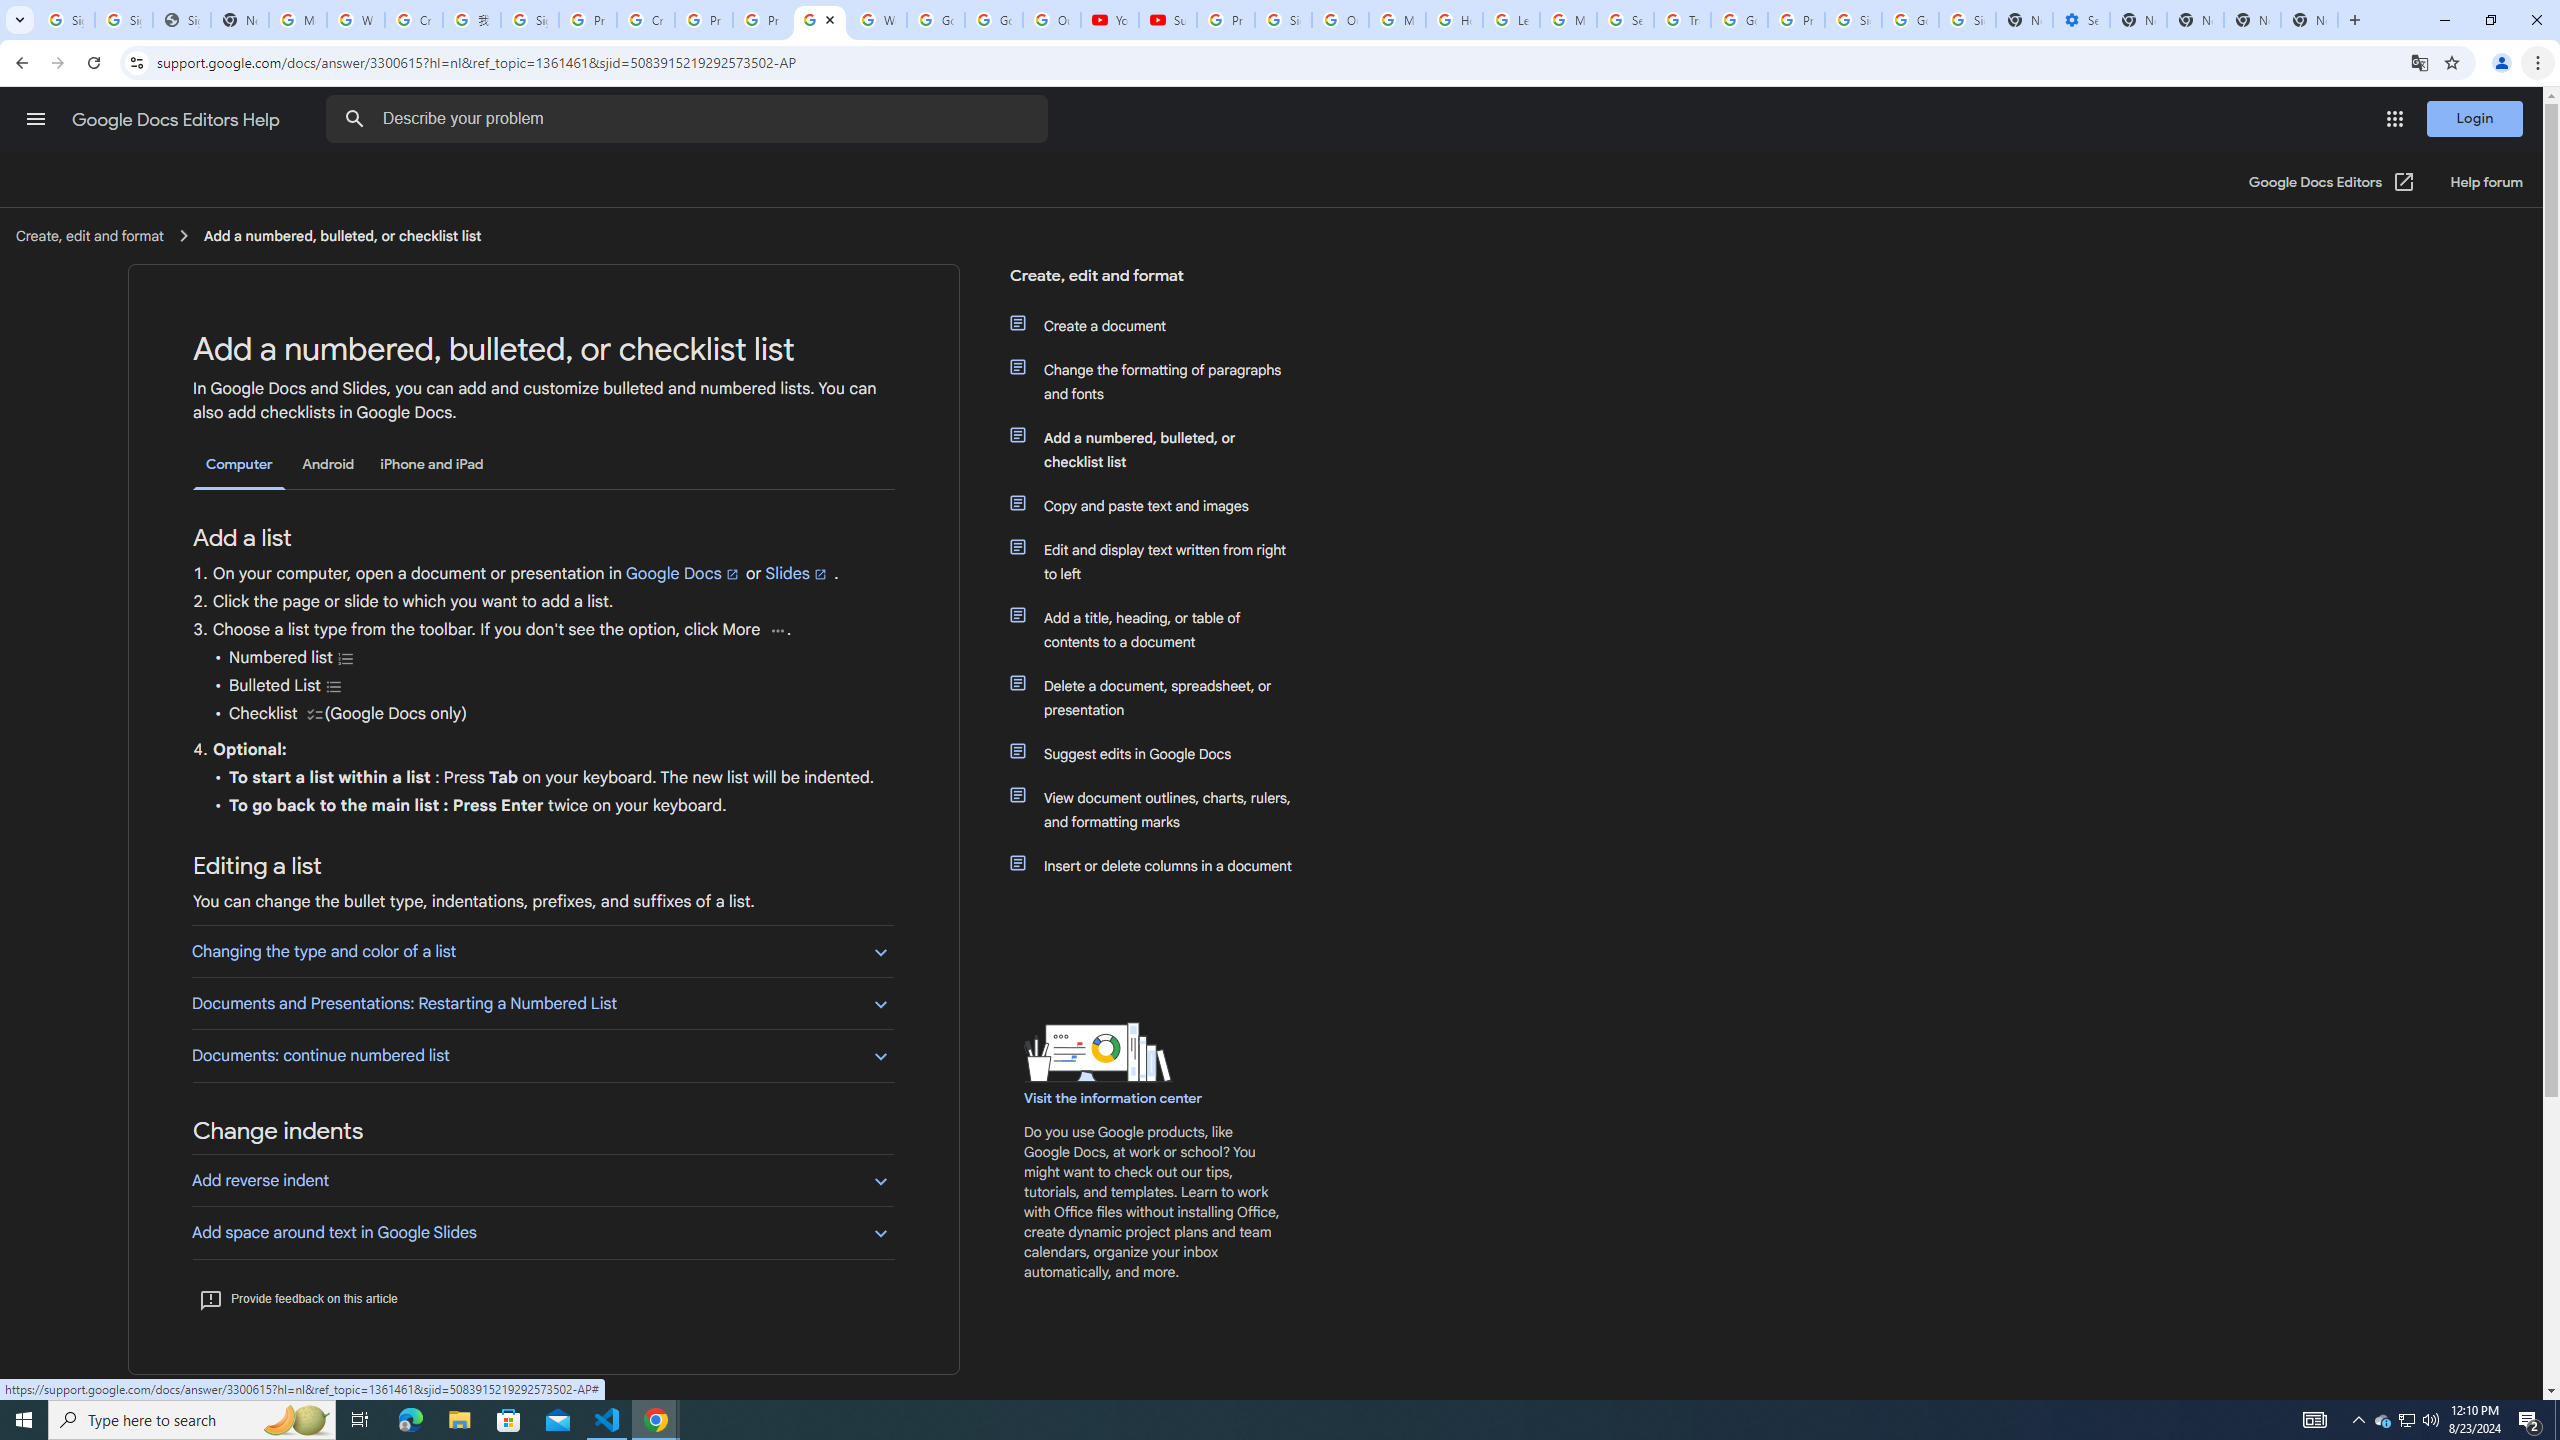 The image size is (2560, 1440). I want to click on 'Delete a document, spreadsheet, or presentation', so click(1162, 697).